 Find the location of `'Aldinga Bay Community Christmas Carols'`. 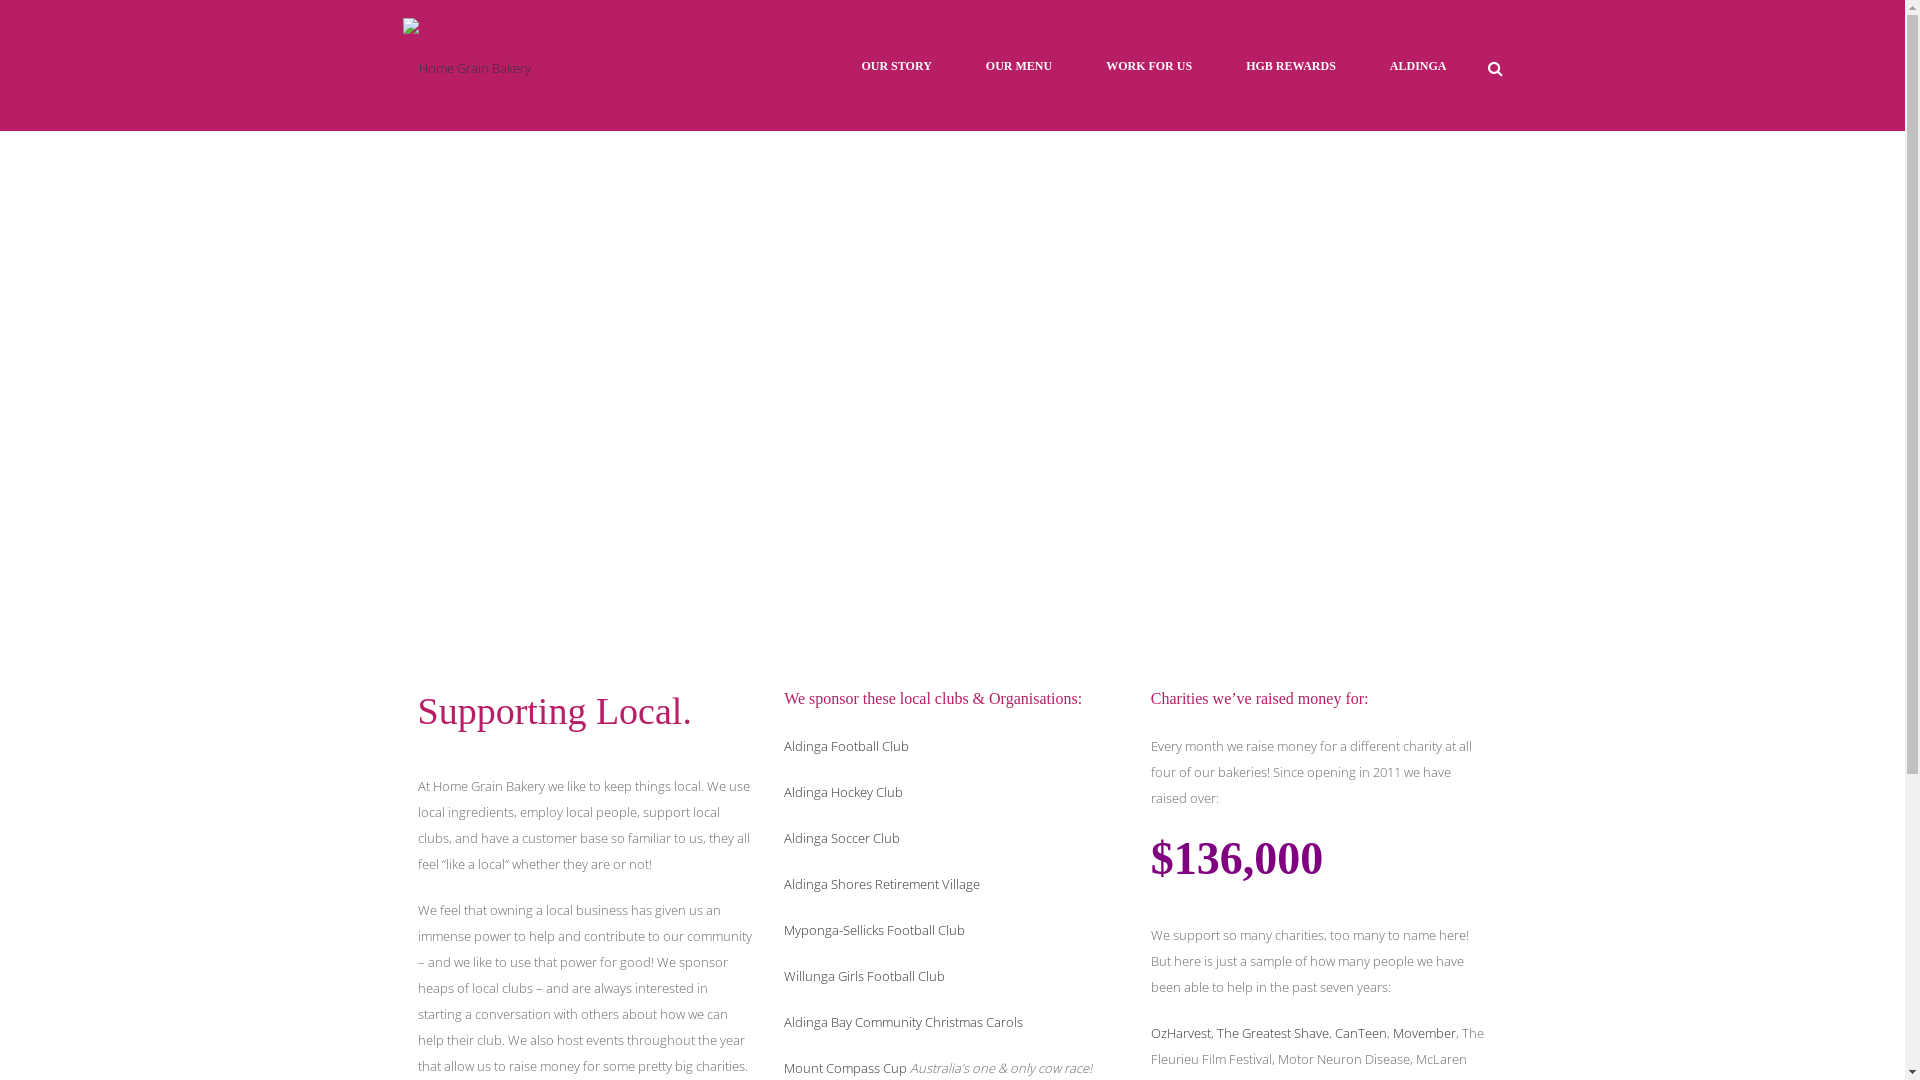

'Aldinga Bay Community Christmas Carols' is located at coordinates (902, 1022).